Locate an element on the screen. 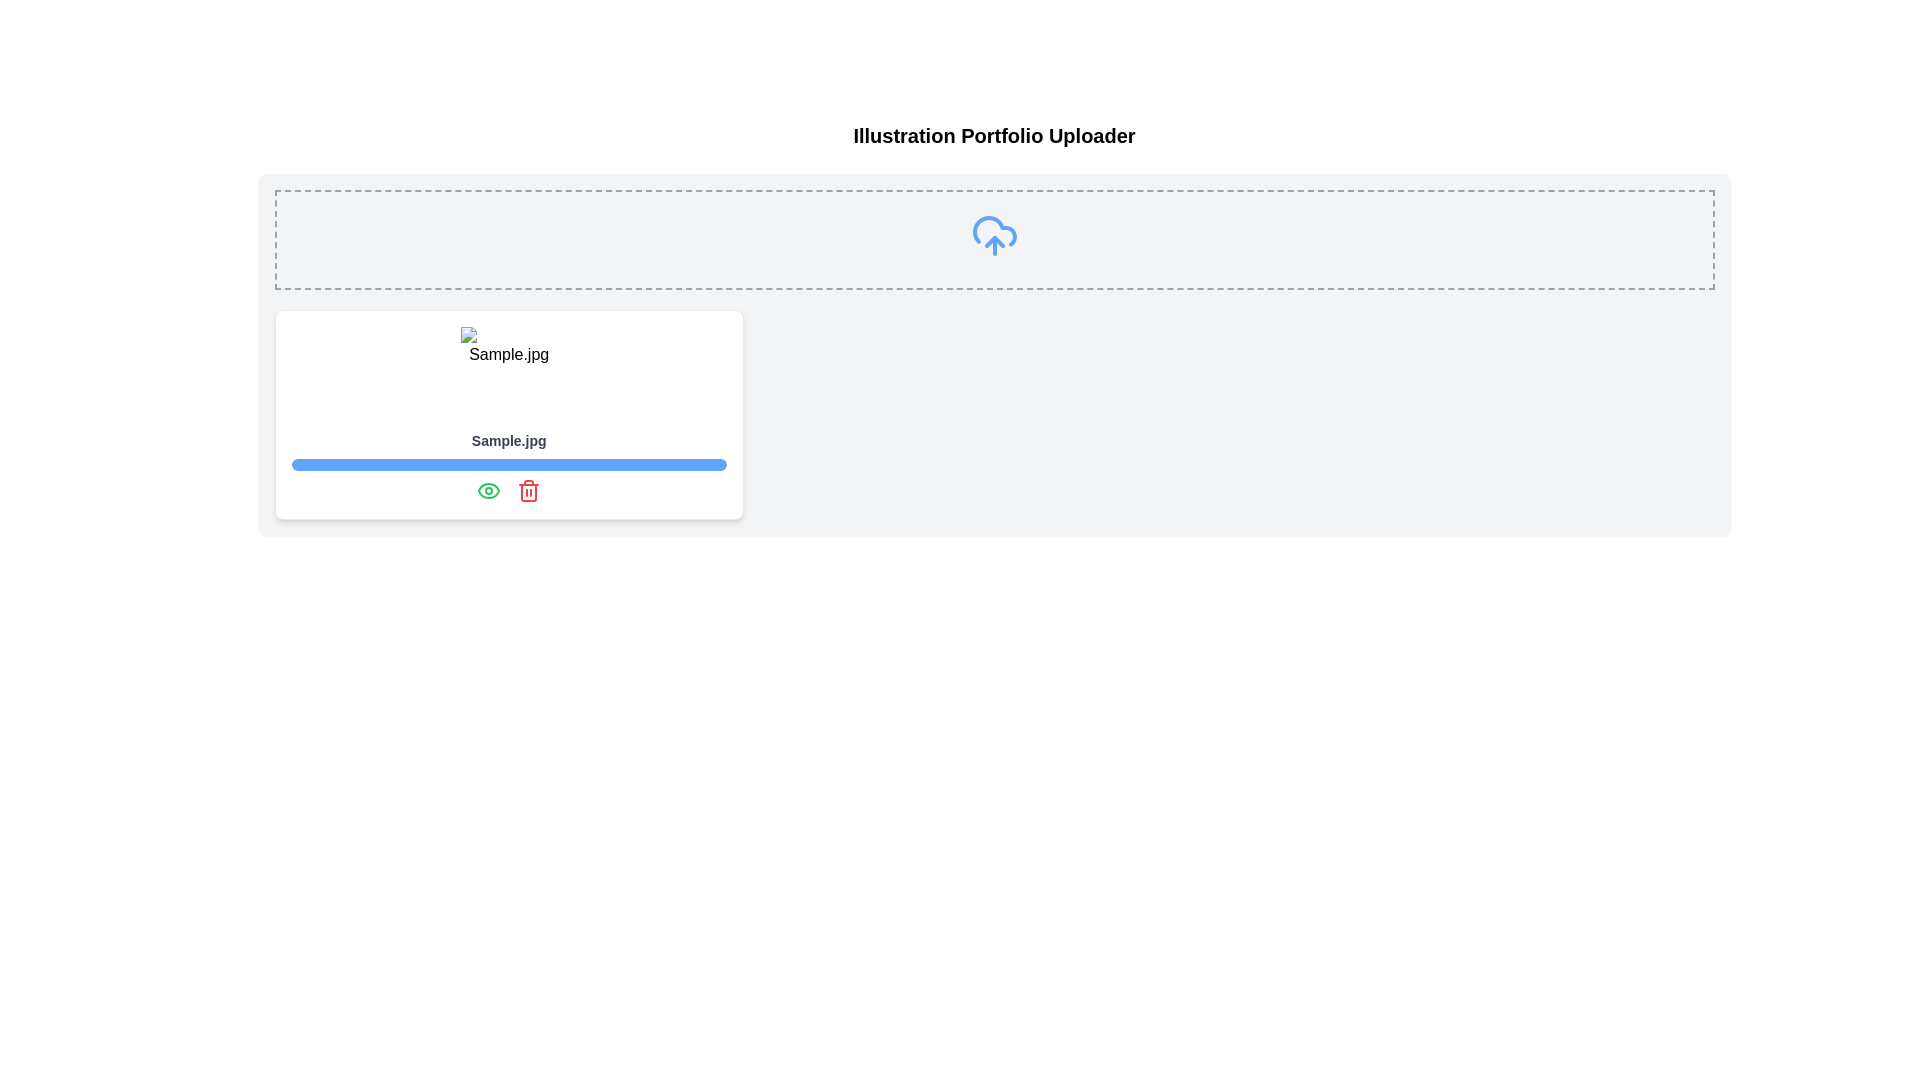 The image size is (1920, 1080). the delete action icon button located in the bottom section of the modal dialog, aligned to the right side of adjacent controls is located at coordinates (529, 493).